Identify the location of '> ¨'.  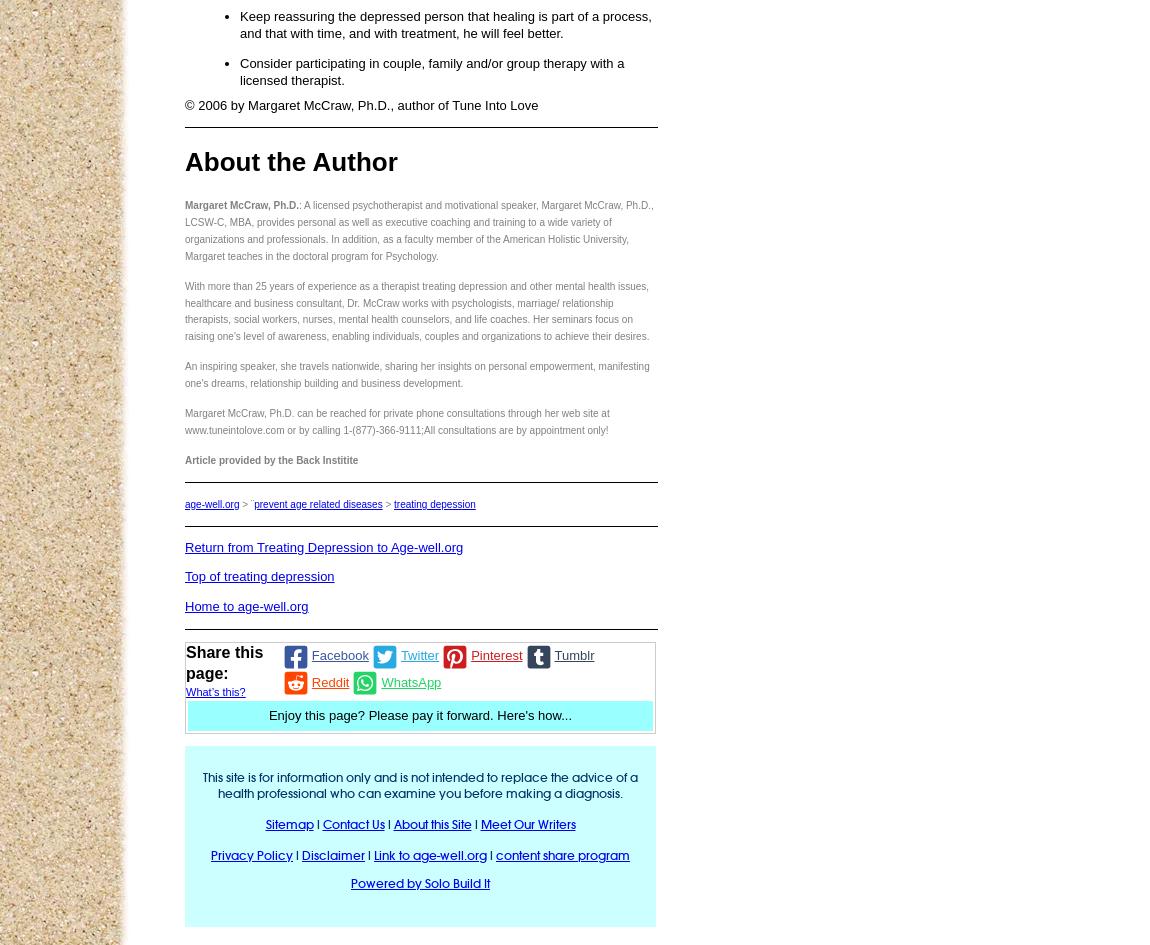
(245, 502).